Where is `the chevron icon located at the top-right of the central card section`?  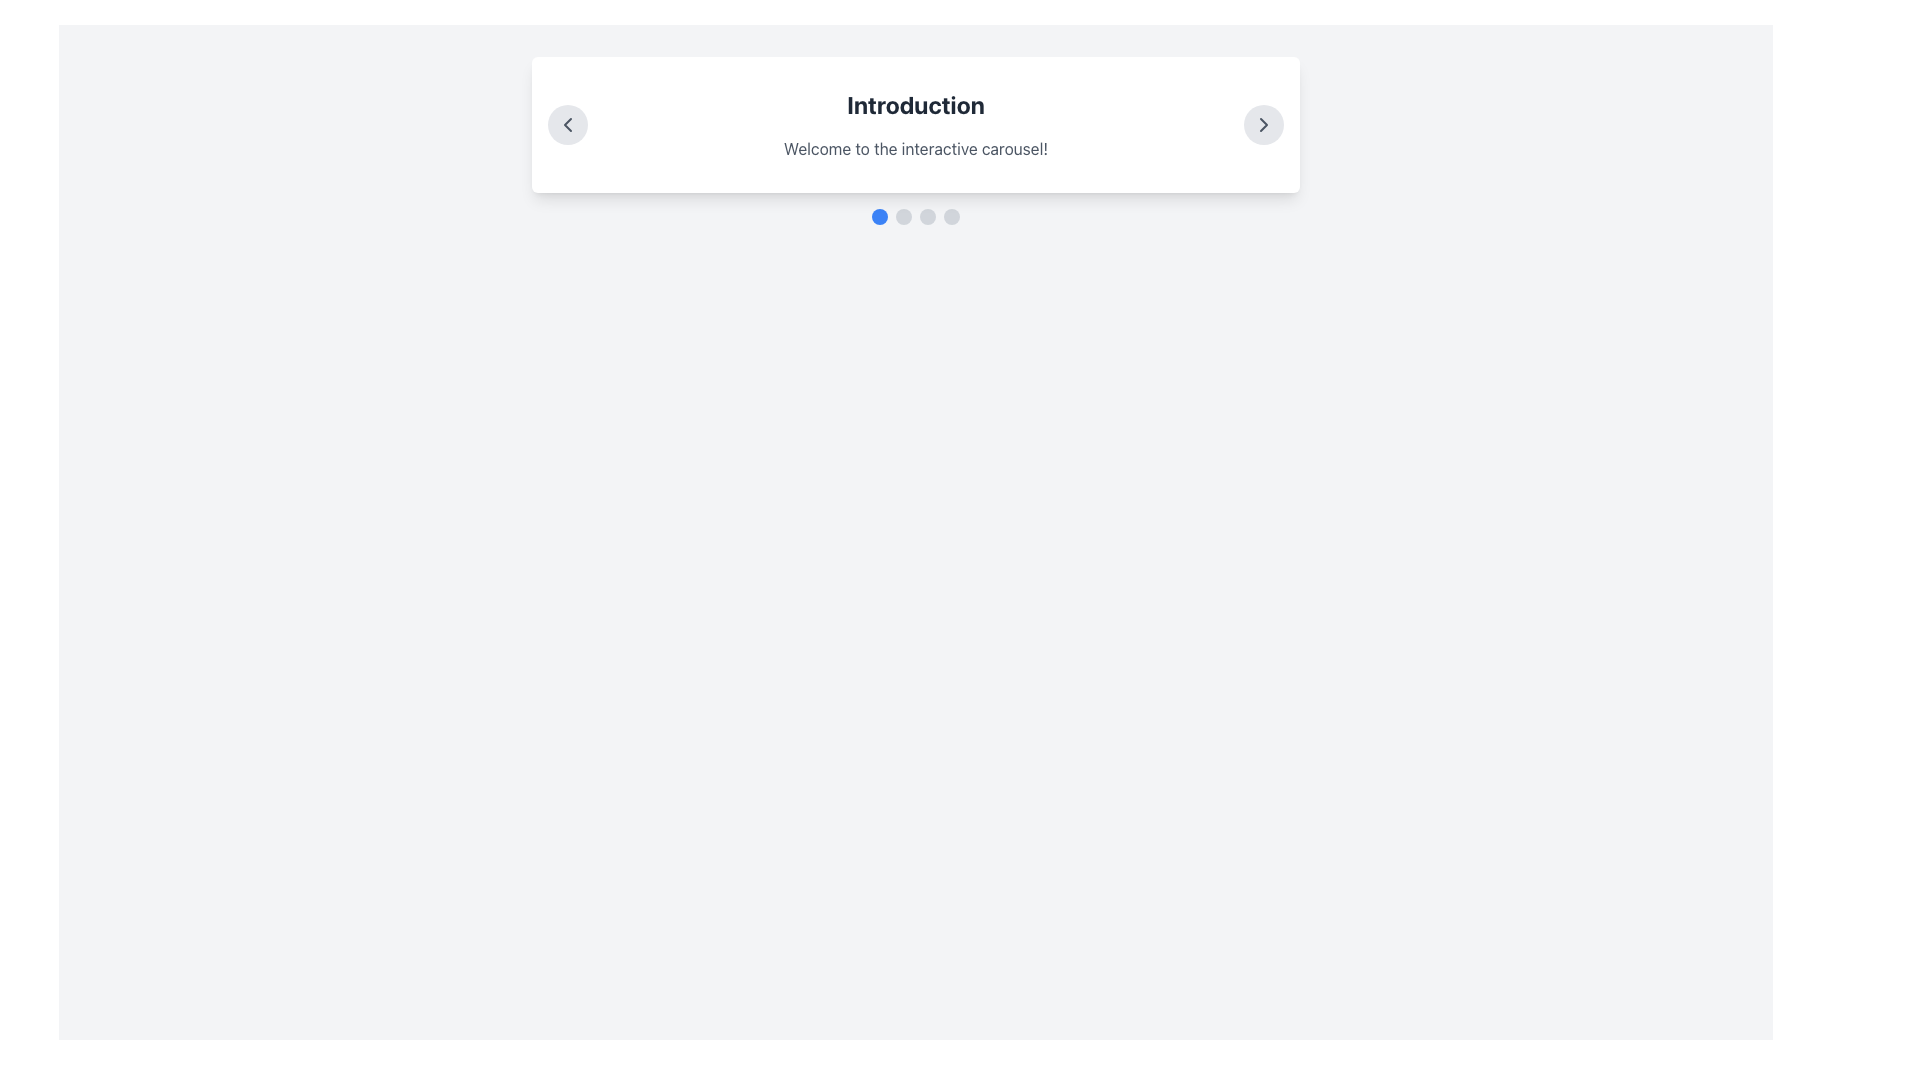
the chevron icon located at the top-right of the central card section is located at coordinates (1262, 124).